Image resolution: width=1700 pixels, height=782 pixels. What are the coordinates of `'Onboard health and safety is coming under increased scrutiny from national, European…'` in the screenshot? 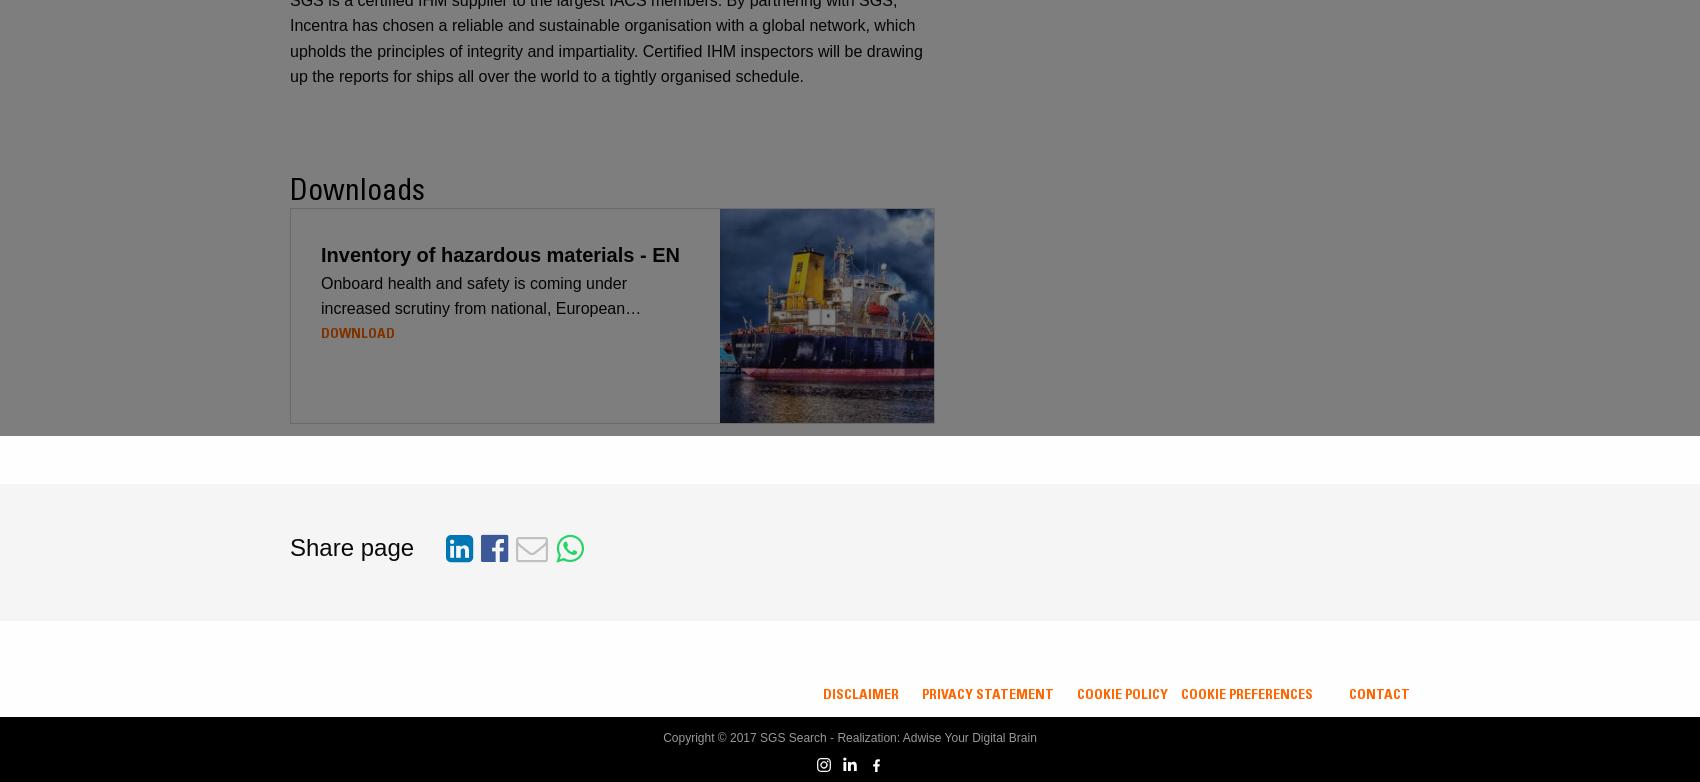 It's located at (480, 294).